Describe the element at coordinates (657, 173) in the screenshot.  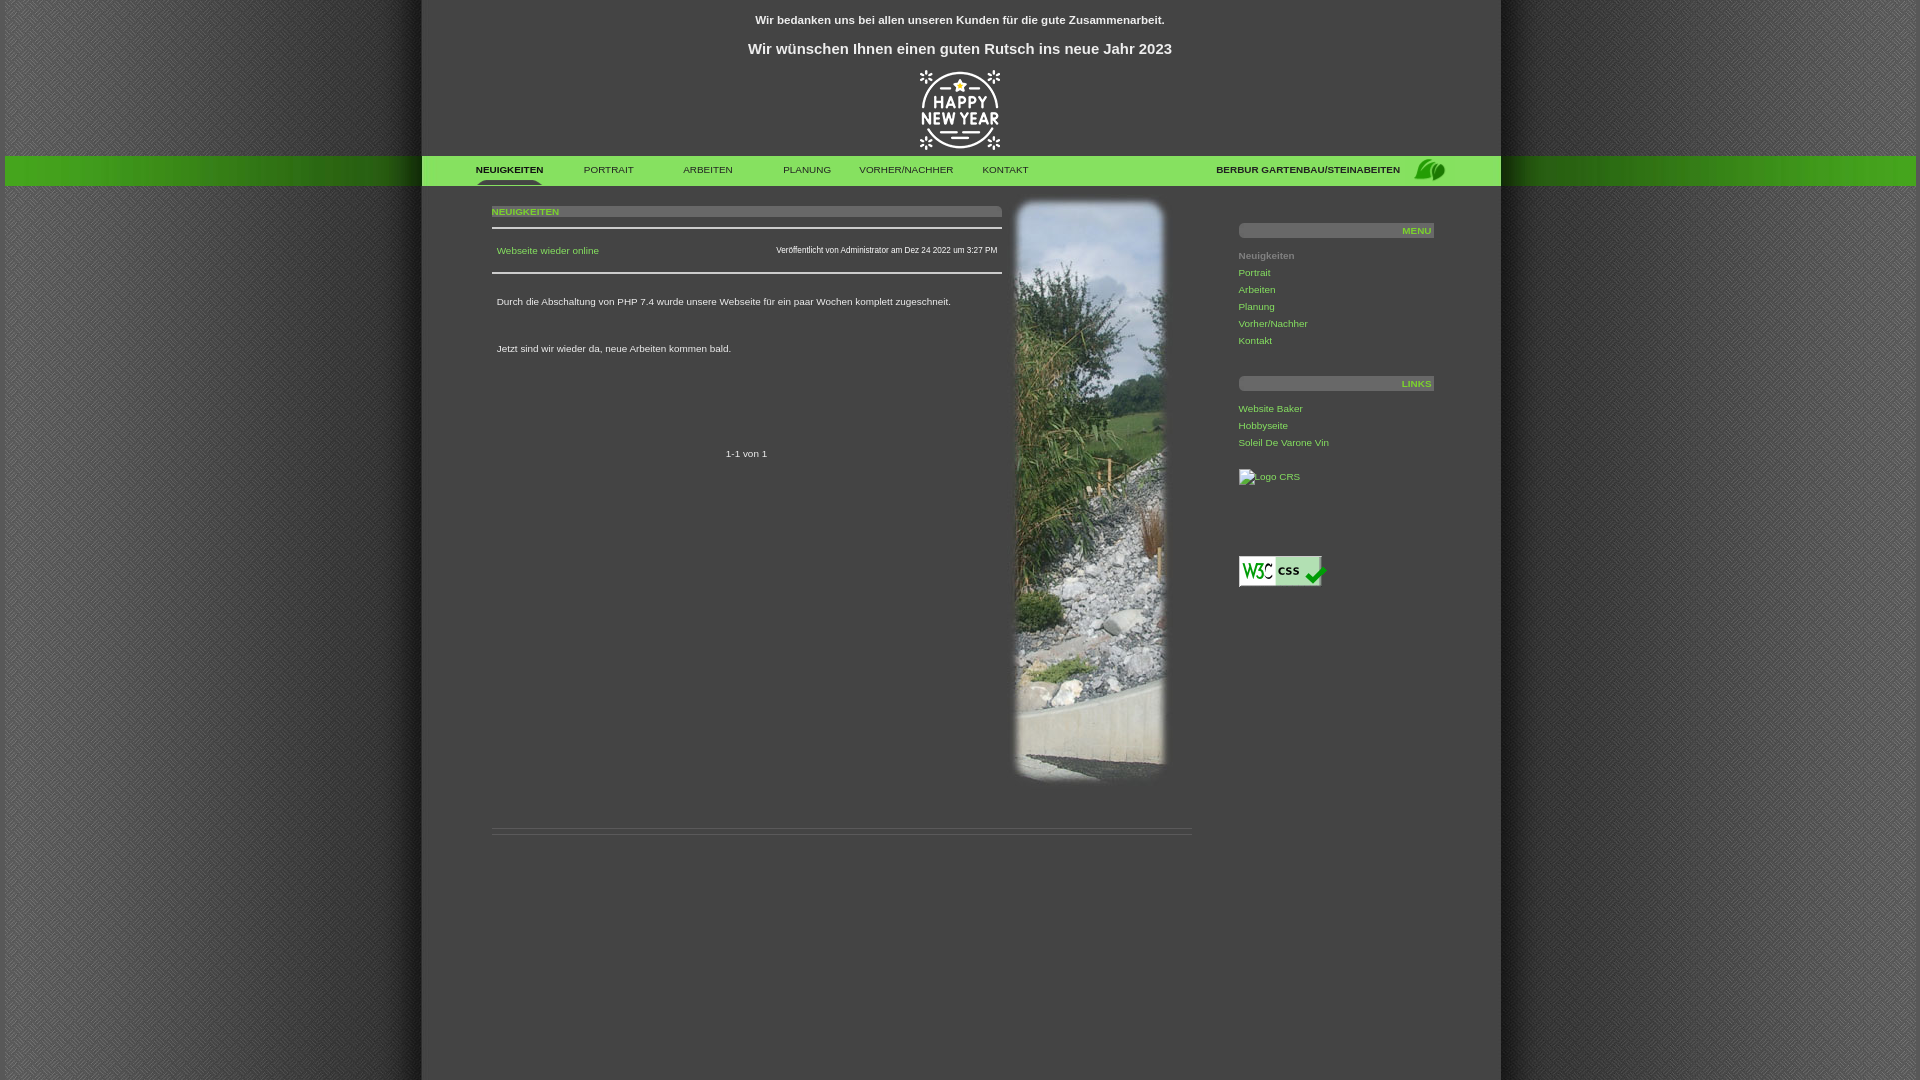
I see `'ARBEITEN'` at that location.